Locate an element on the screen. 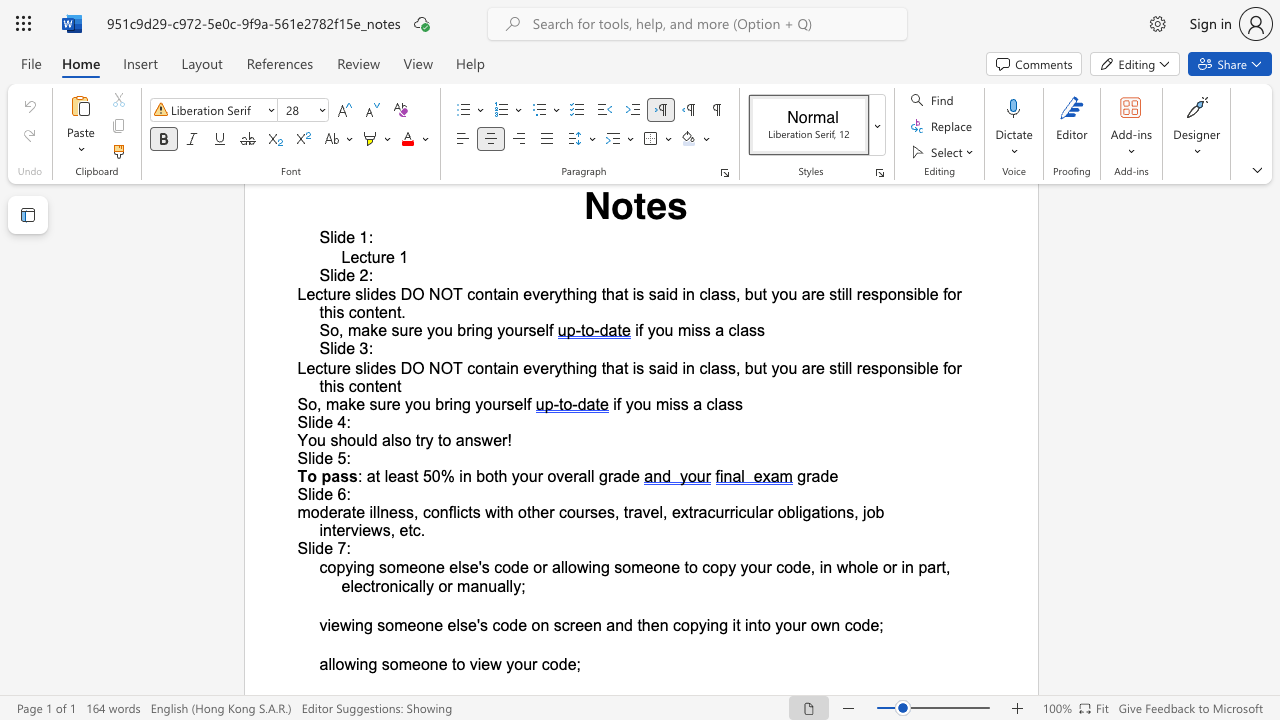 This screenshot has height=720, width=1280. the subset text "iss a cla" within the text "if you miss a class" is located at coordinates (669, 404).